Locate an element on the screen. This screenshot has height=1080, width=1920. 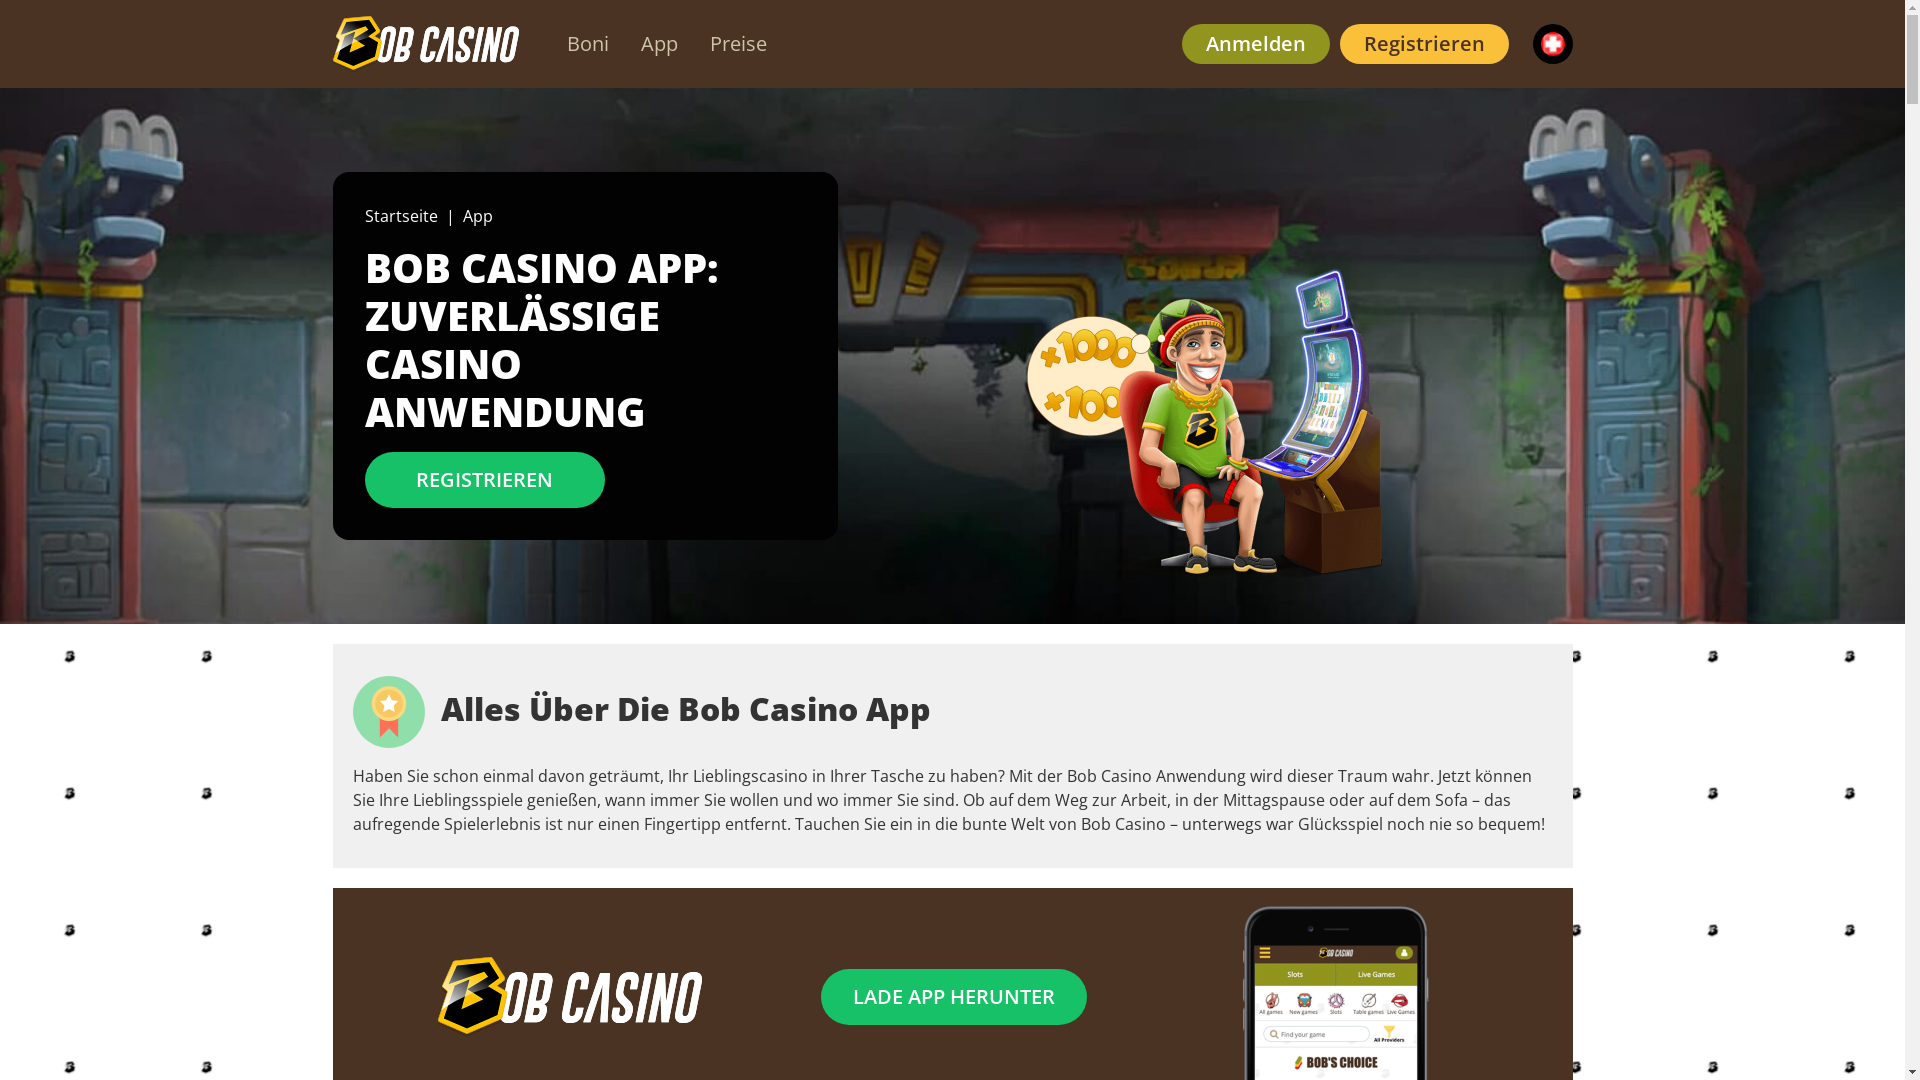
'Preise' is located at coordinates (737, 43).